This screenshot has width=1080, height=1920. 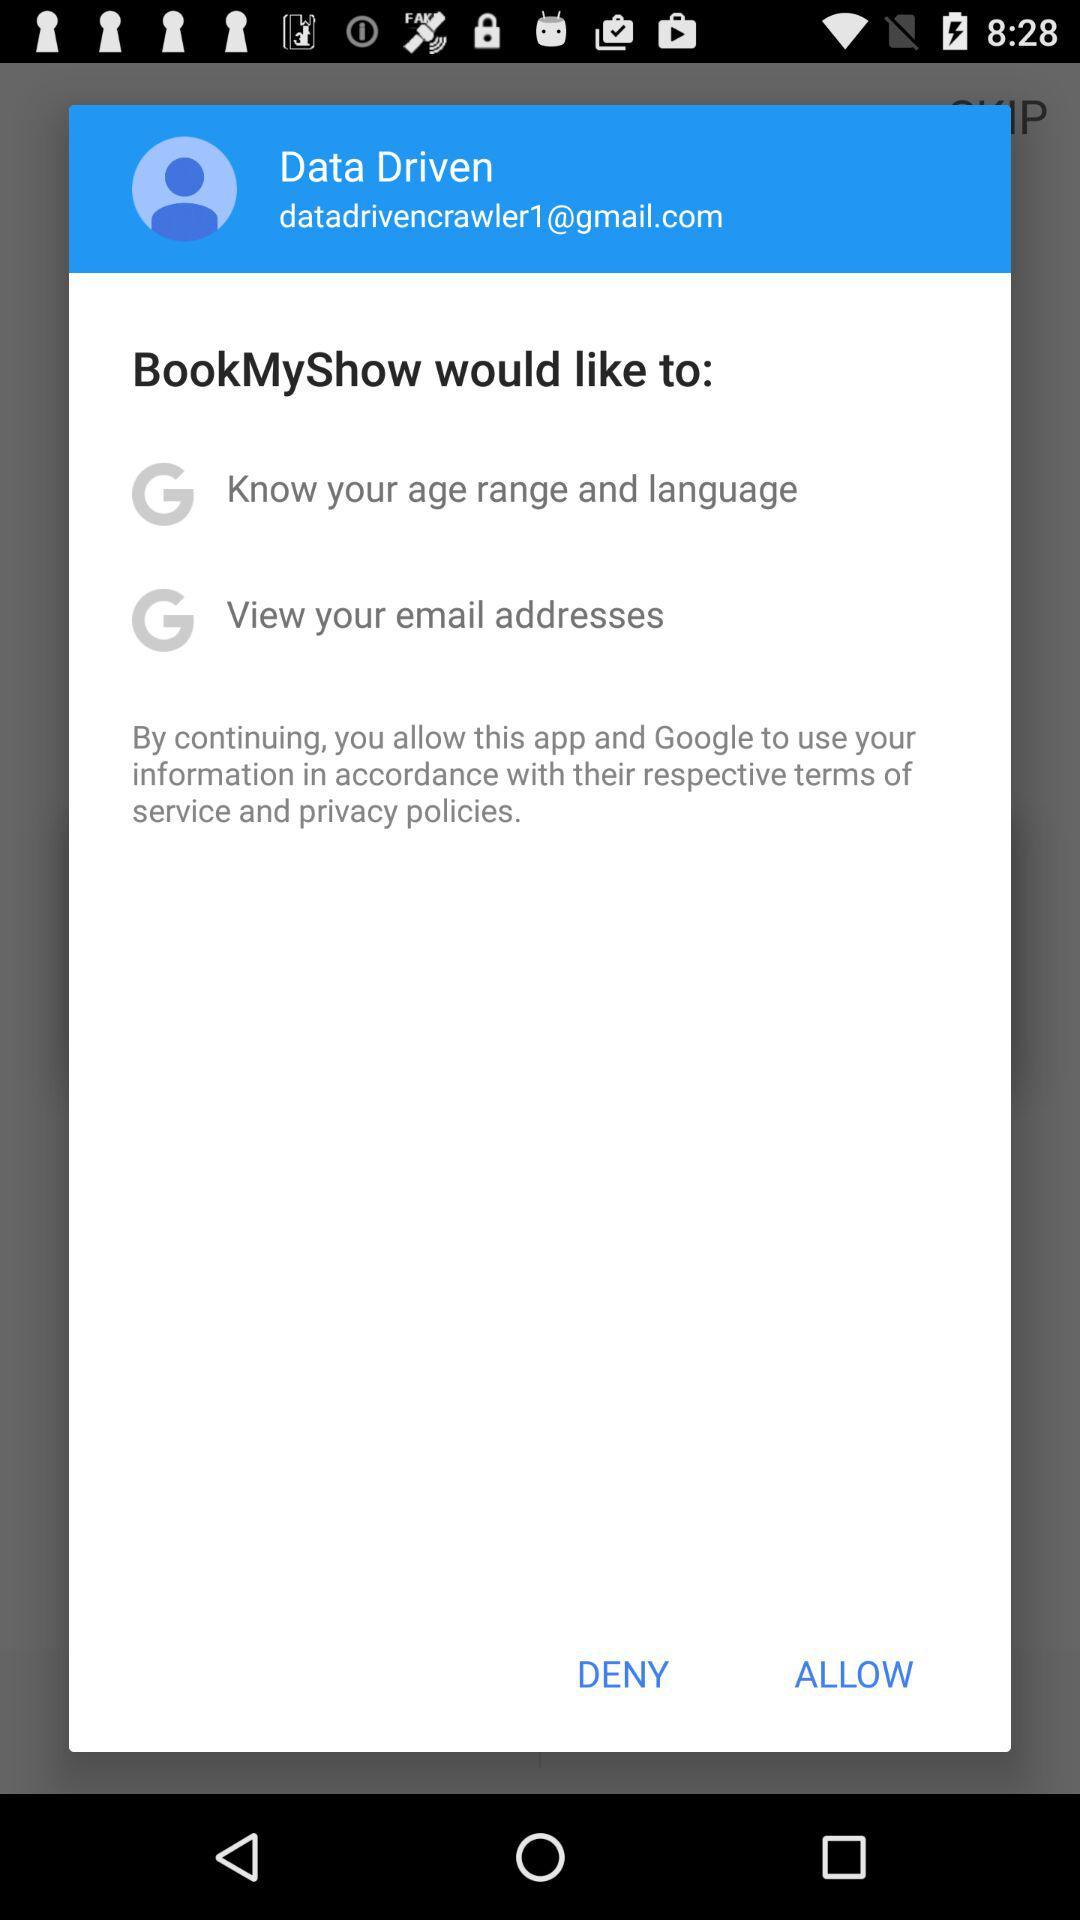 I want to click on the deny button, so click(x=621, y=1673).